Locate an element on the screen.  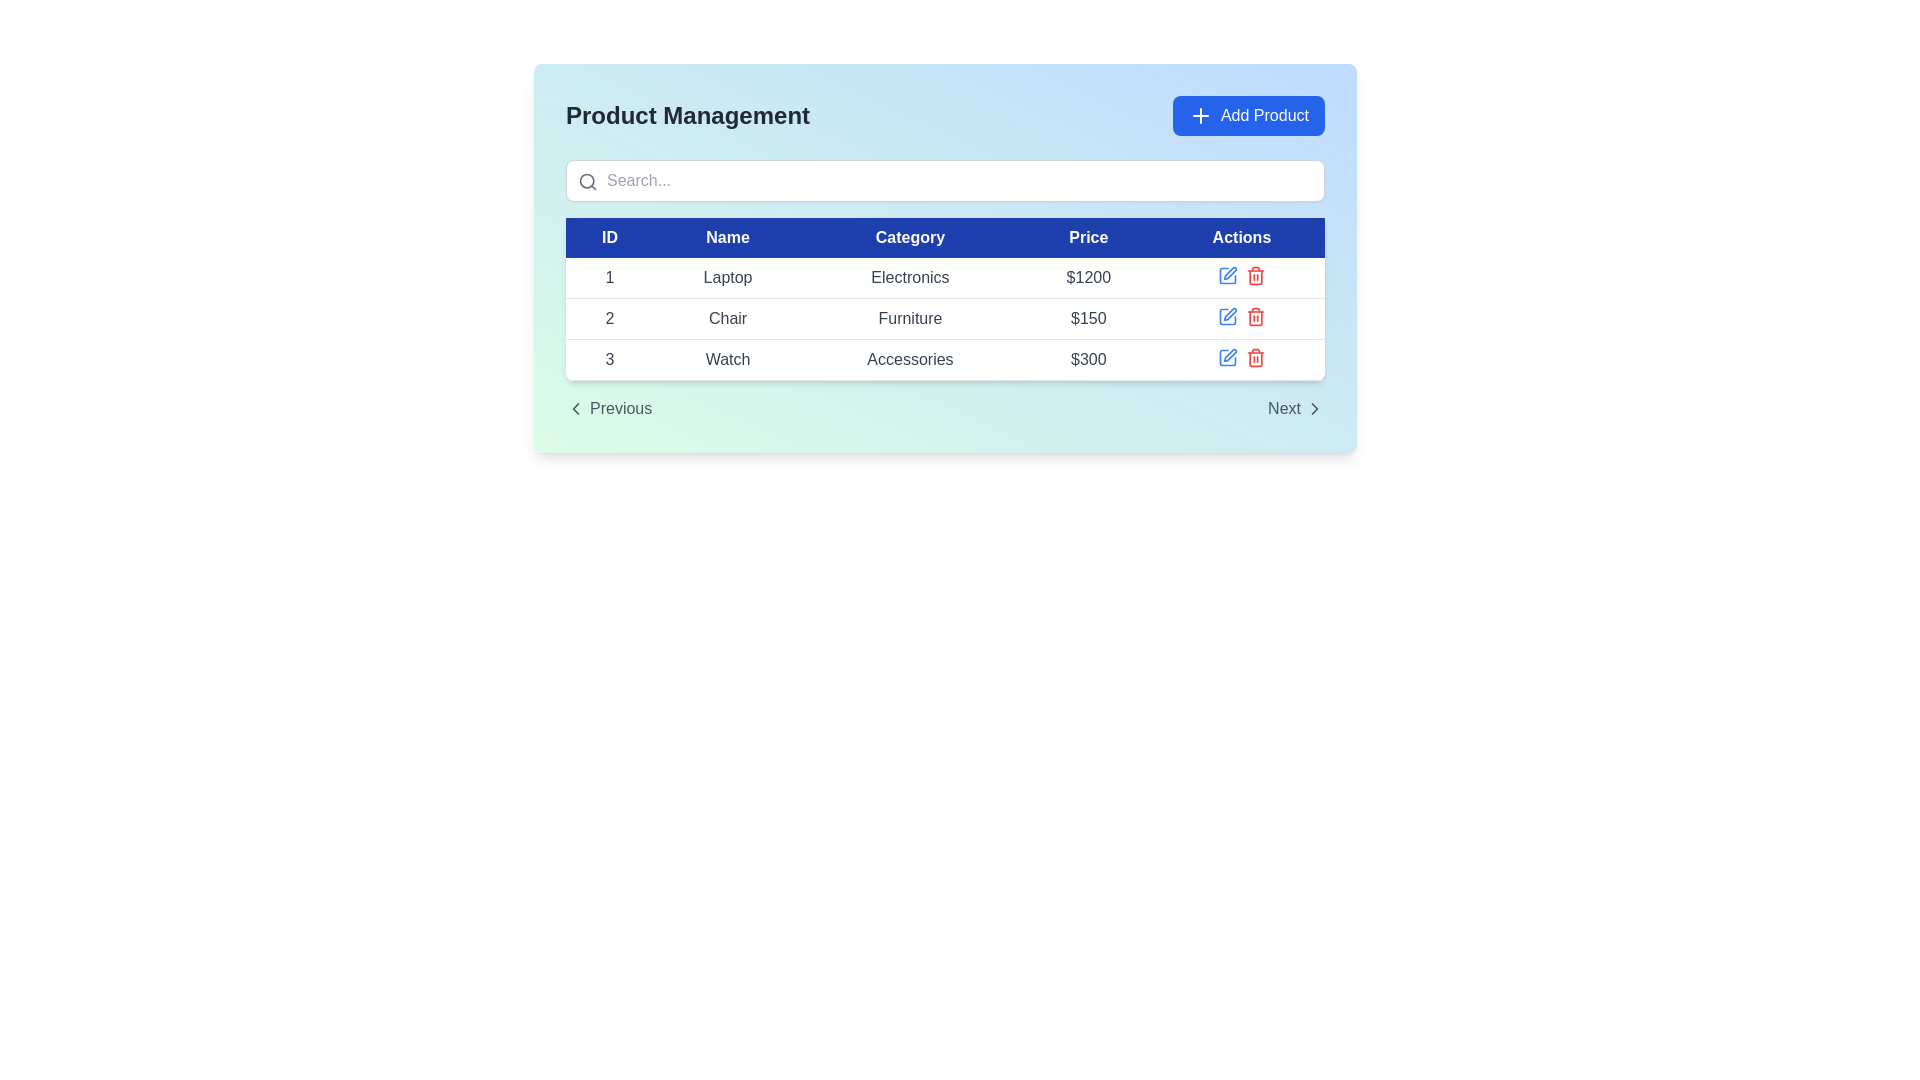
the navigational icon located to the right of the 'Next' text label is located at coordinates (1315, 407).